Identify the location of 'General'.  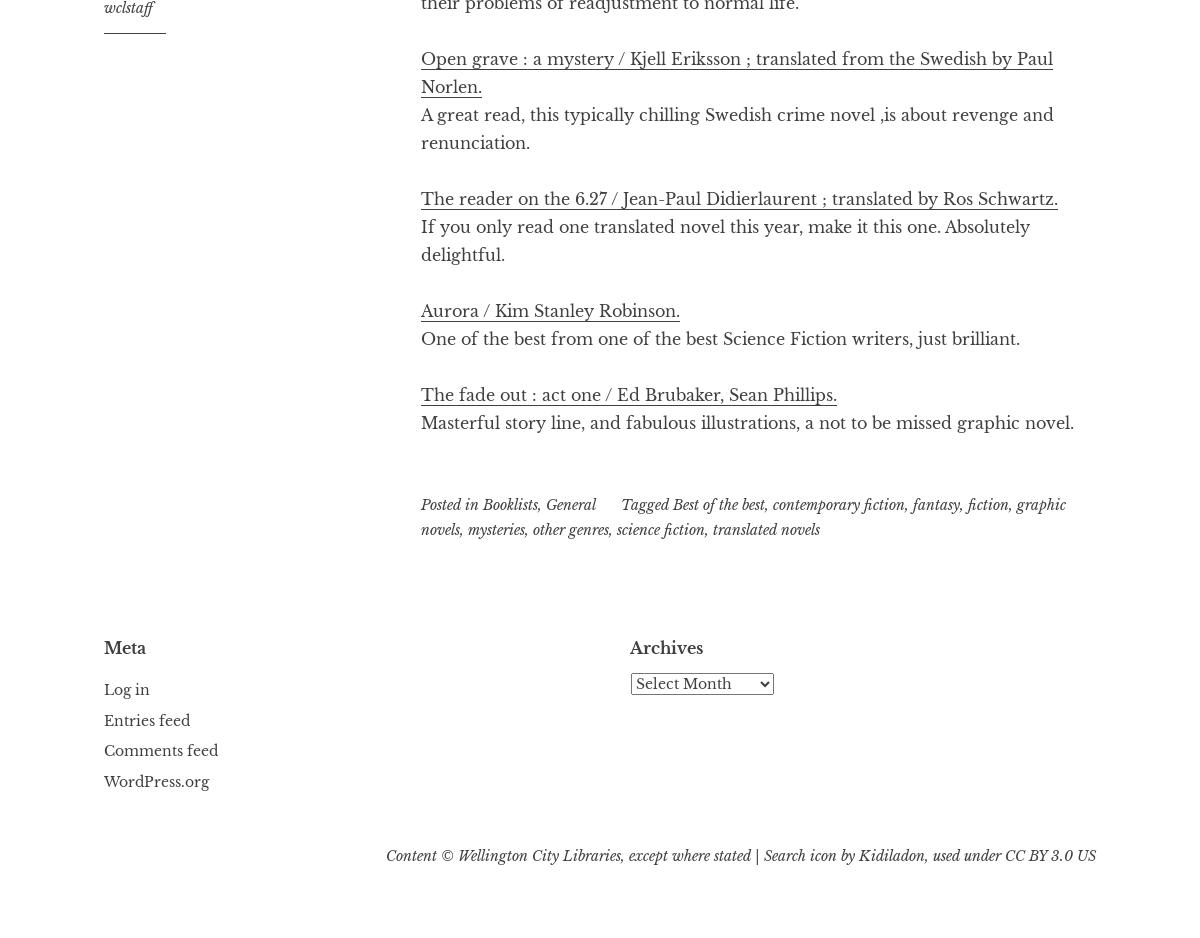
(569, 504).